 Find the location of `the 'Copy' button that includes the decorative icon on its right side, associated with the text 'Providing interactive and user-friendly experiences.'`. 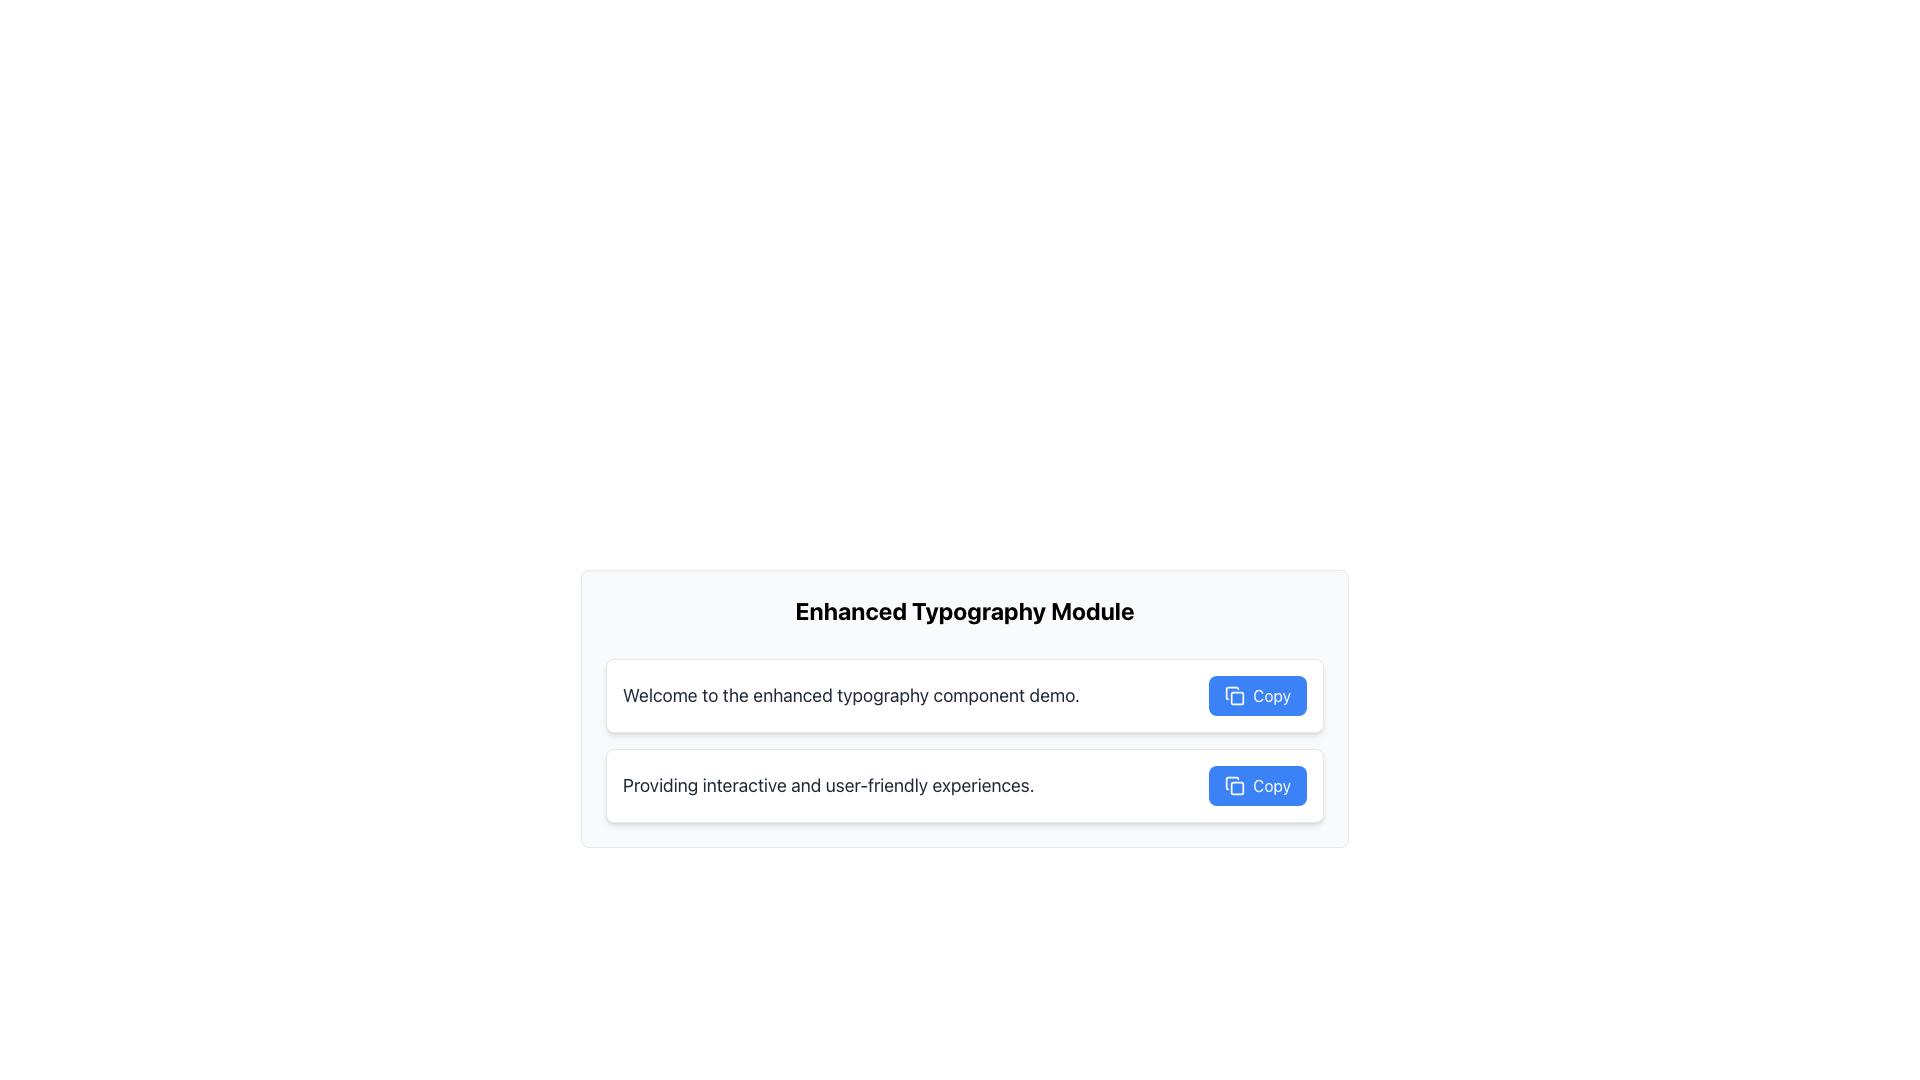

the 'Copy' button that includes the decorative icon on its right side, associated with the text 'Providing interactive and user-friendly experiences.' is located at coordinates (1234, 785).